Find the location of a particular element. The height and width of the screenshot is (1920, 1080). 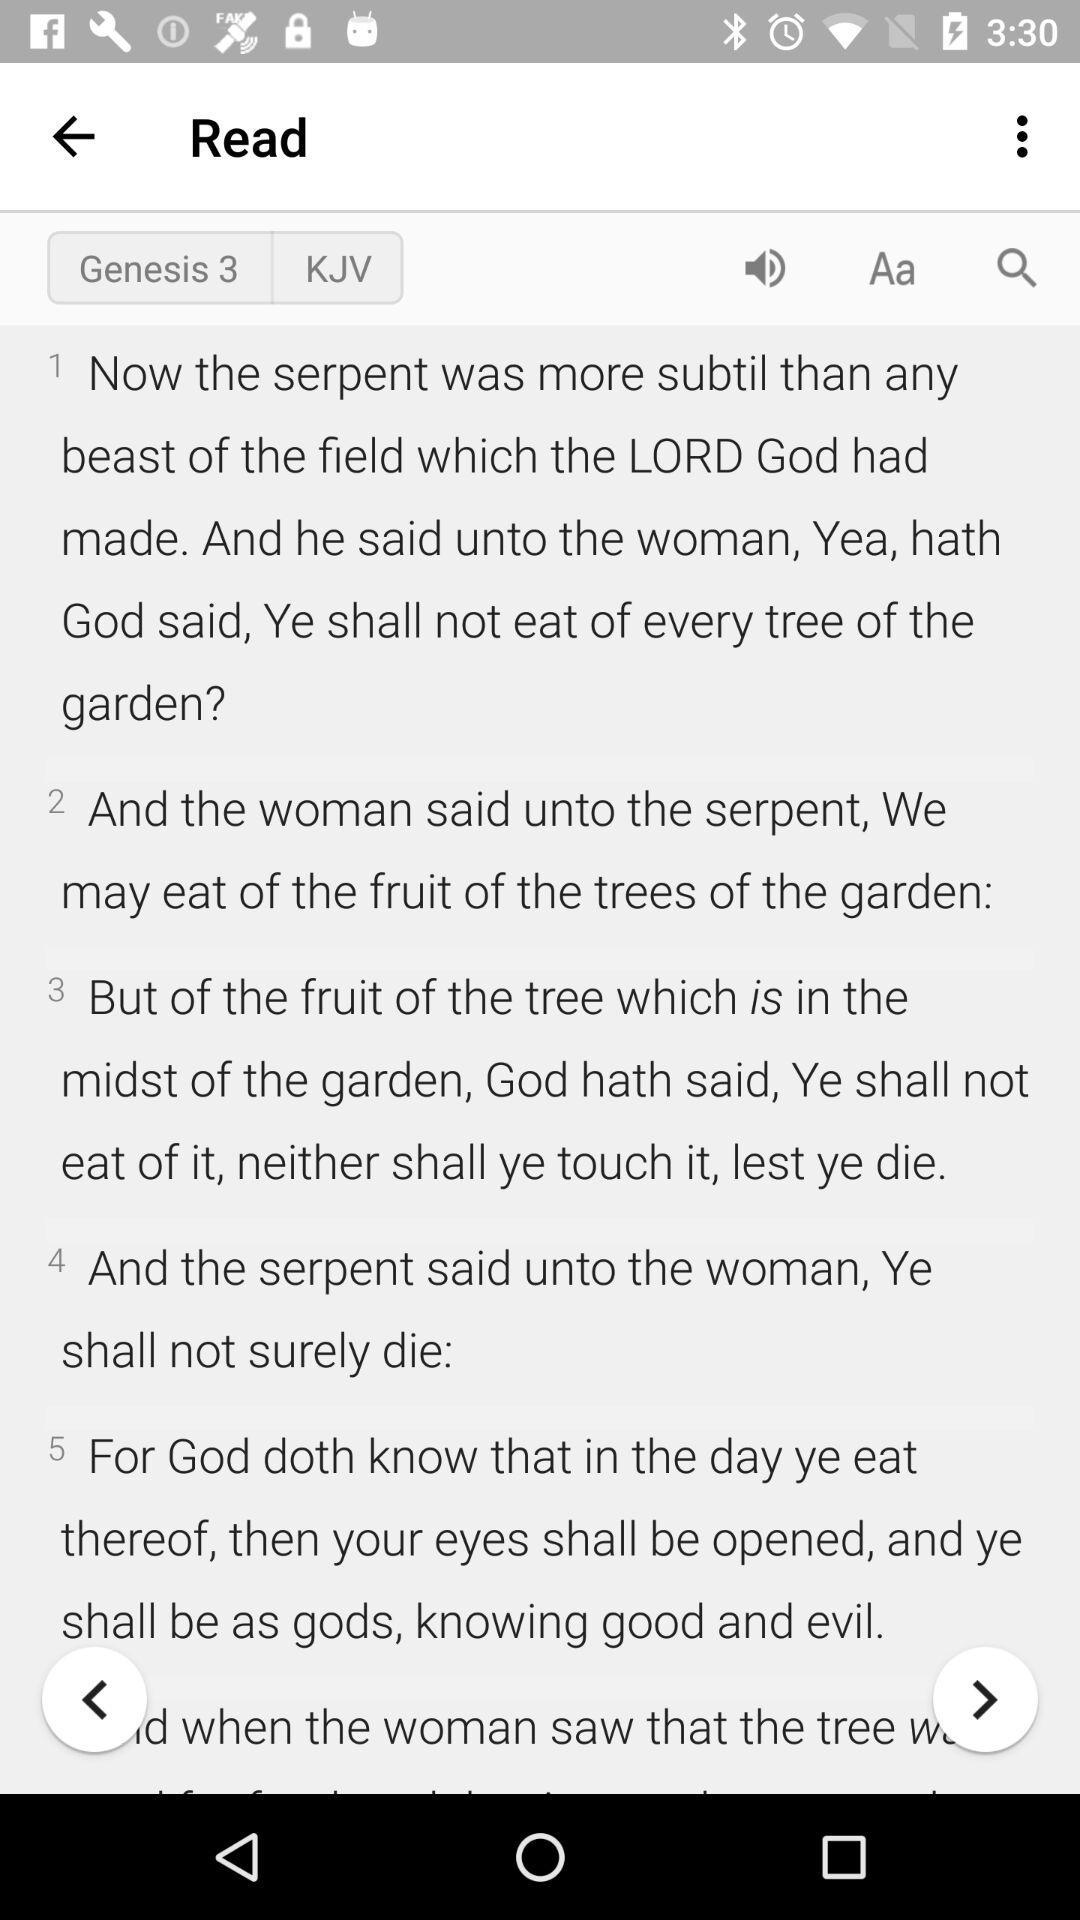

the item above the 1 now the is located at coordinates (1017, 266).